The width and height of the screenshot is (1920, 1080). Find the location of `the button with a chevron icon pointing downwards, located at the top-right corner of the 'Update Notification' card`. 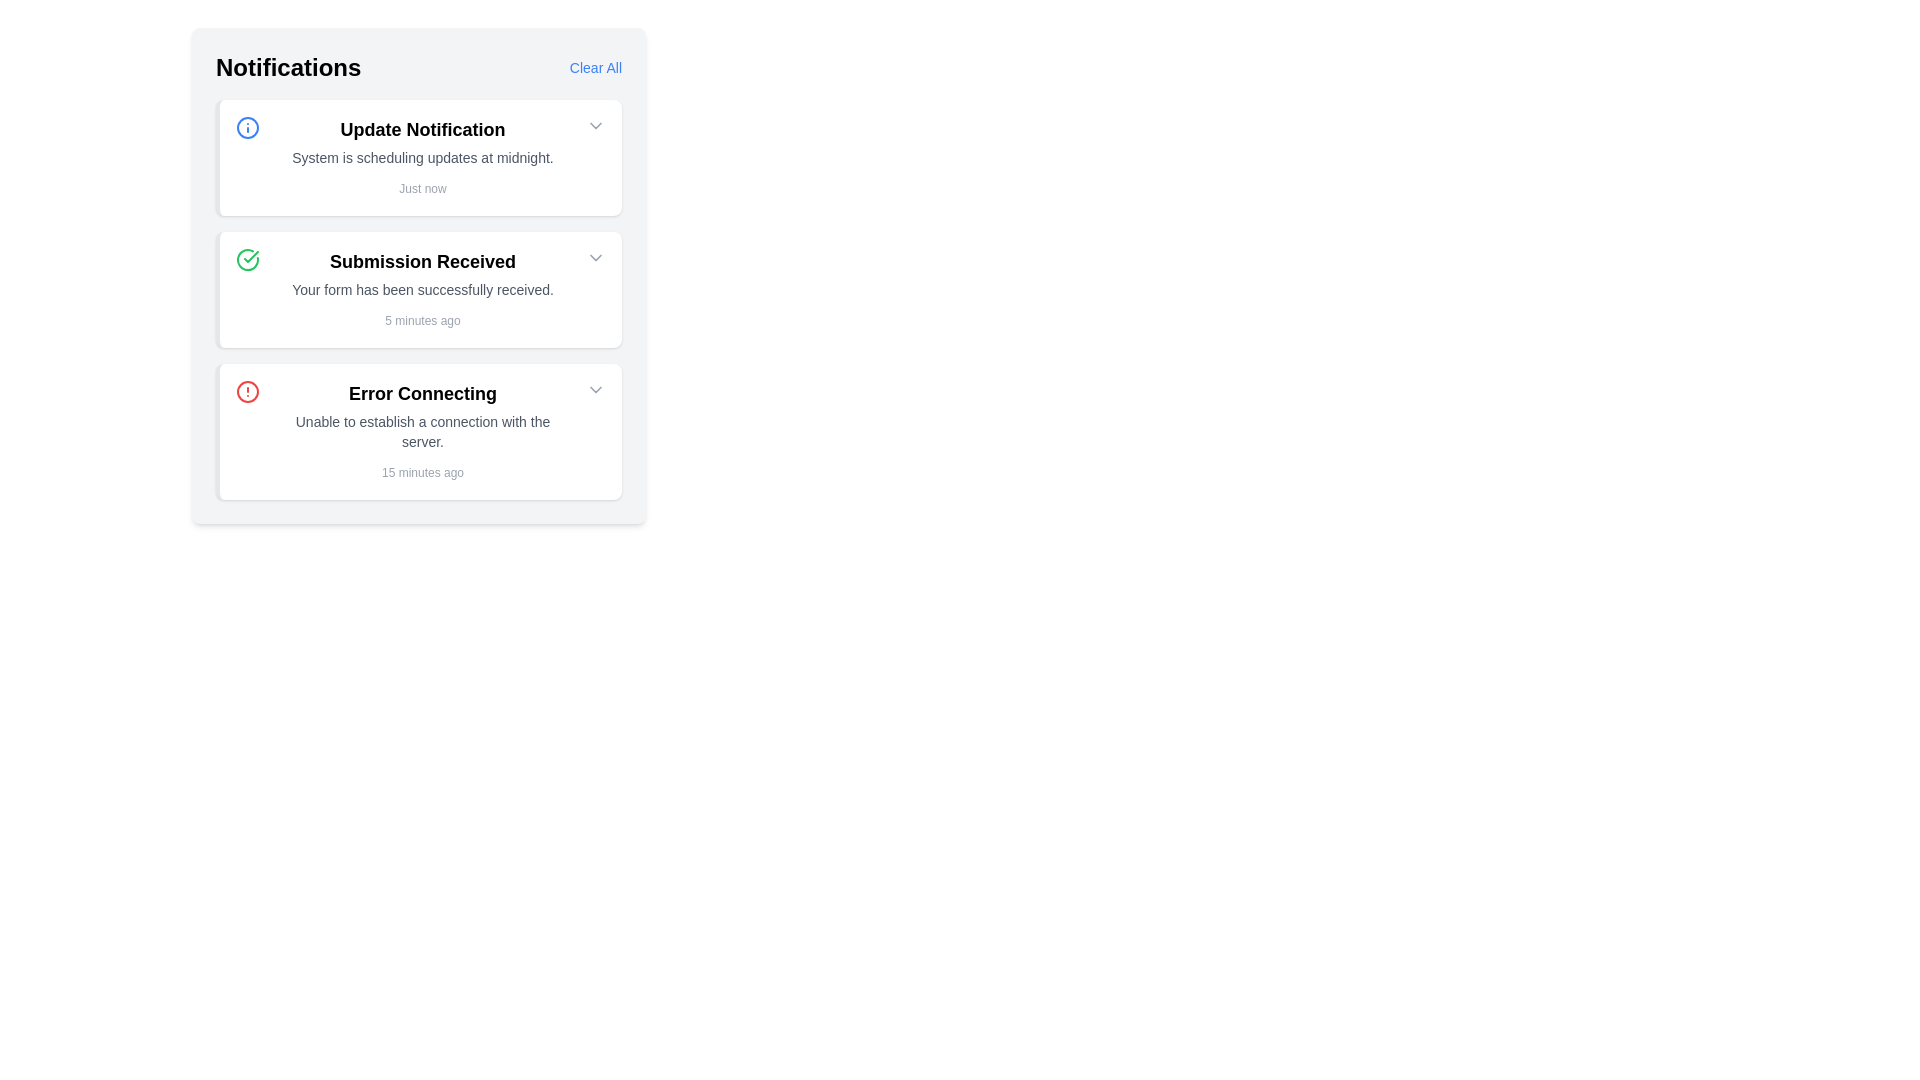

the button with a chevron icon pointing downwards, located at the top-right corner of the 'Update Notification' card is located at coordinates (594, 126).